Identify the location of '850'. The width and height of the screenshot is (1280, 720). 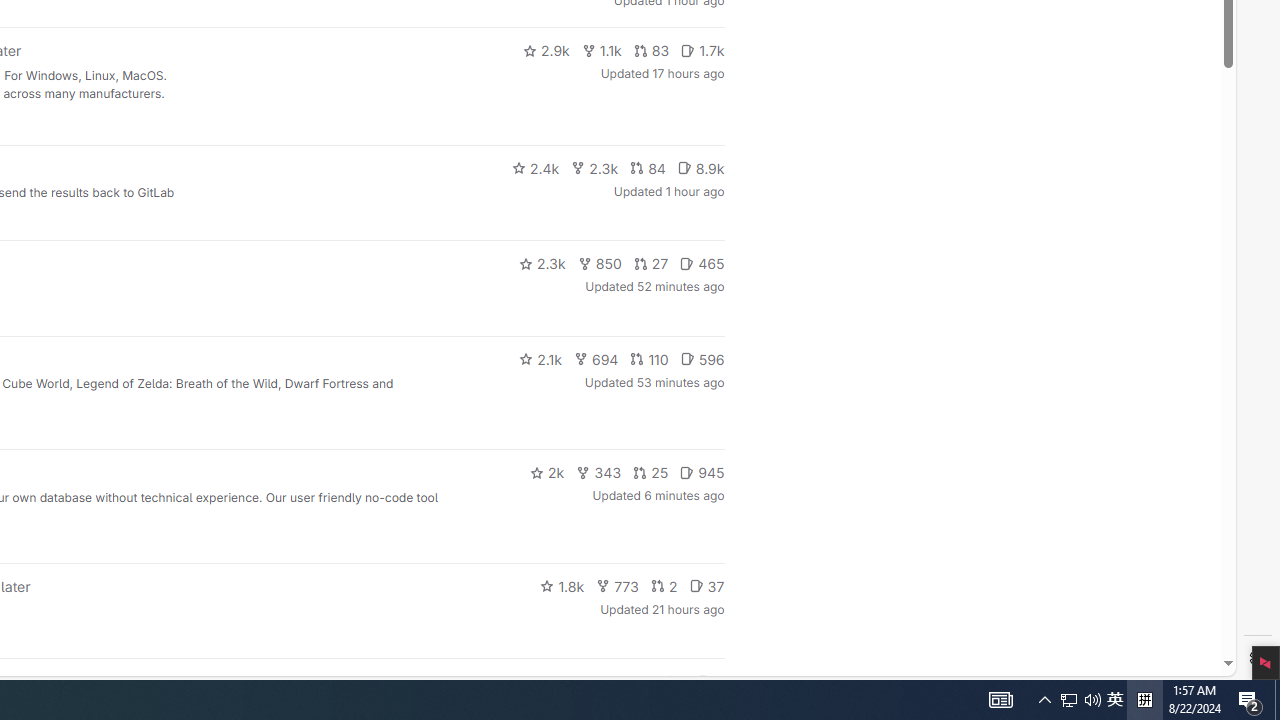
(598, 262).